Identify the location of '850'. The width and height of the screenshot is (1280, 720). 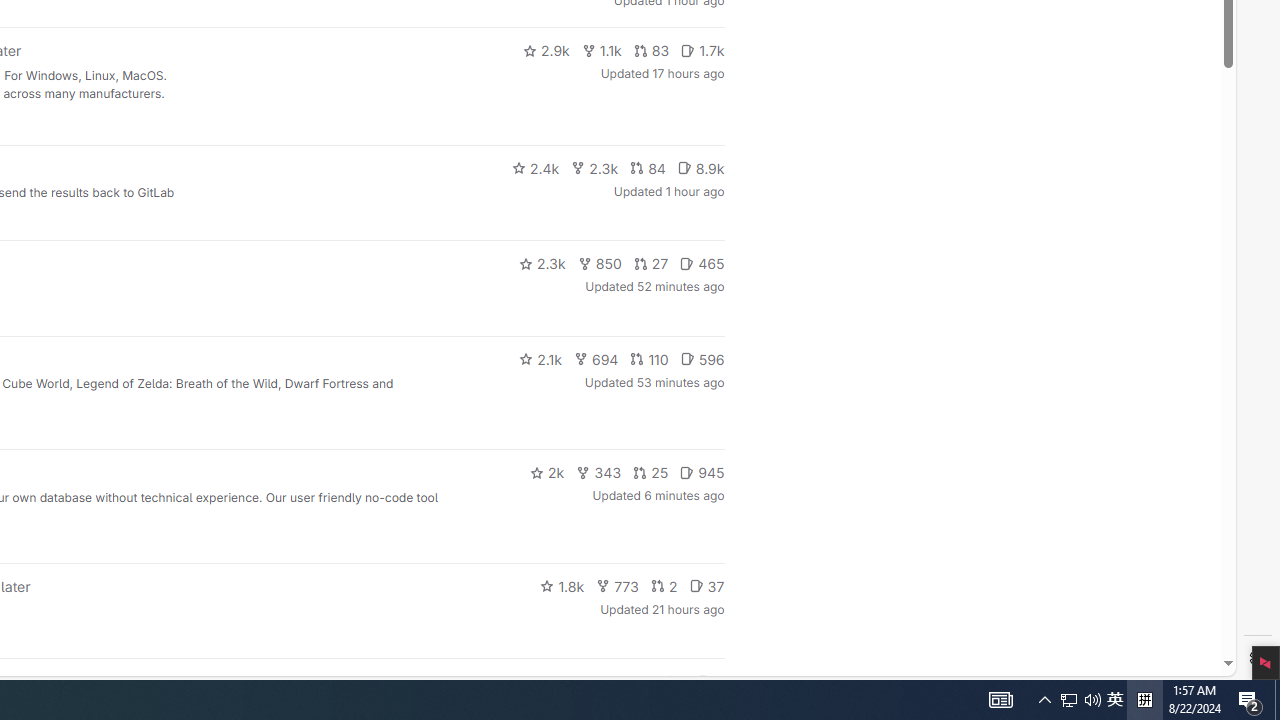
(598, 262).